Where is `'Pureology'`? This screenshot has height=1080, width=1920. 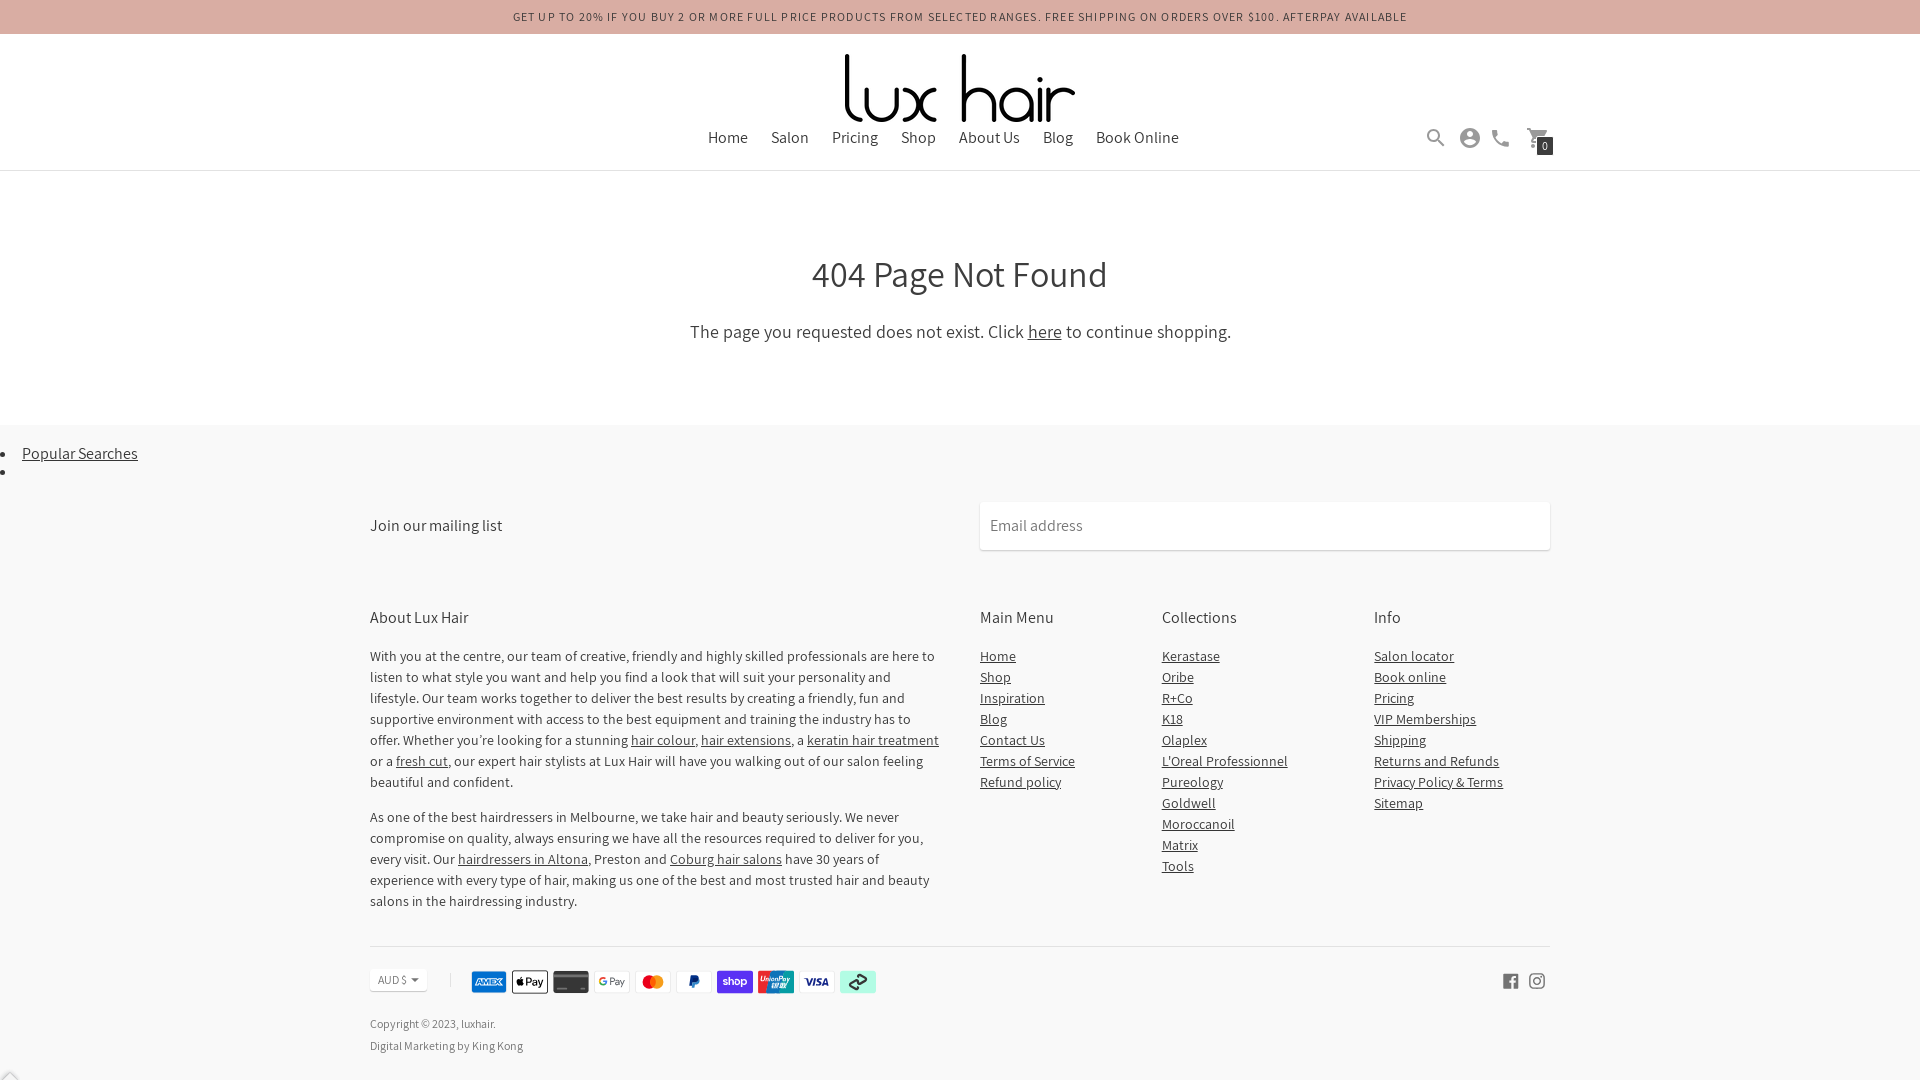 'Pureology' is located at coordinates (1192, 781).